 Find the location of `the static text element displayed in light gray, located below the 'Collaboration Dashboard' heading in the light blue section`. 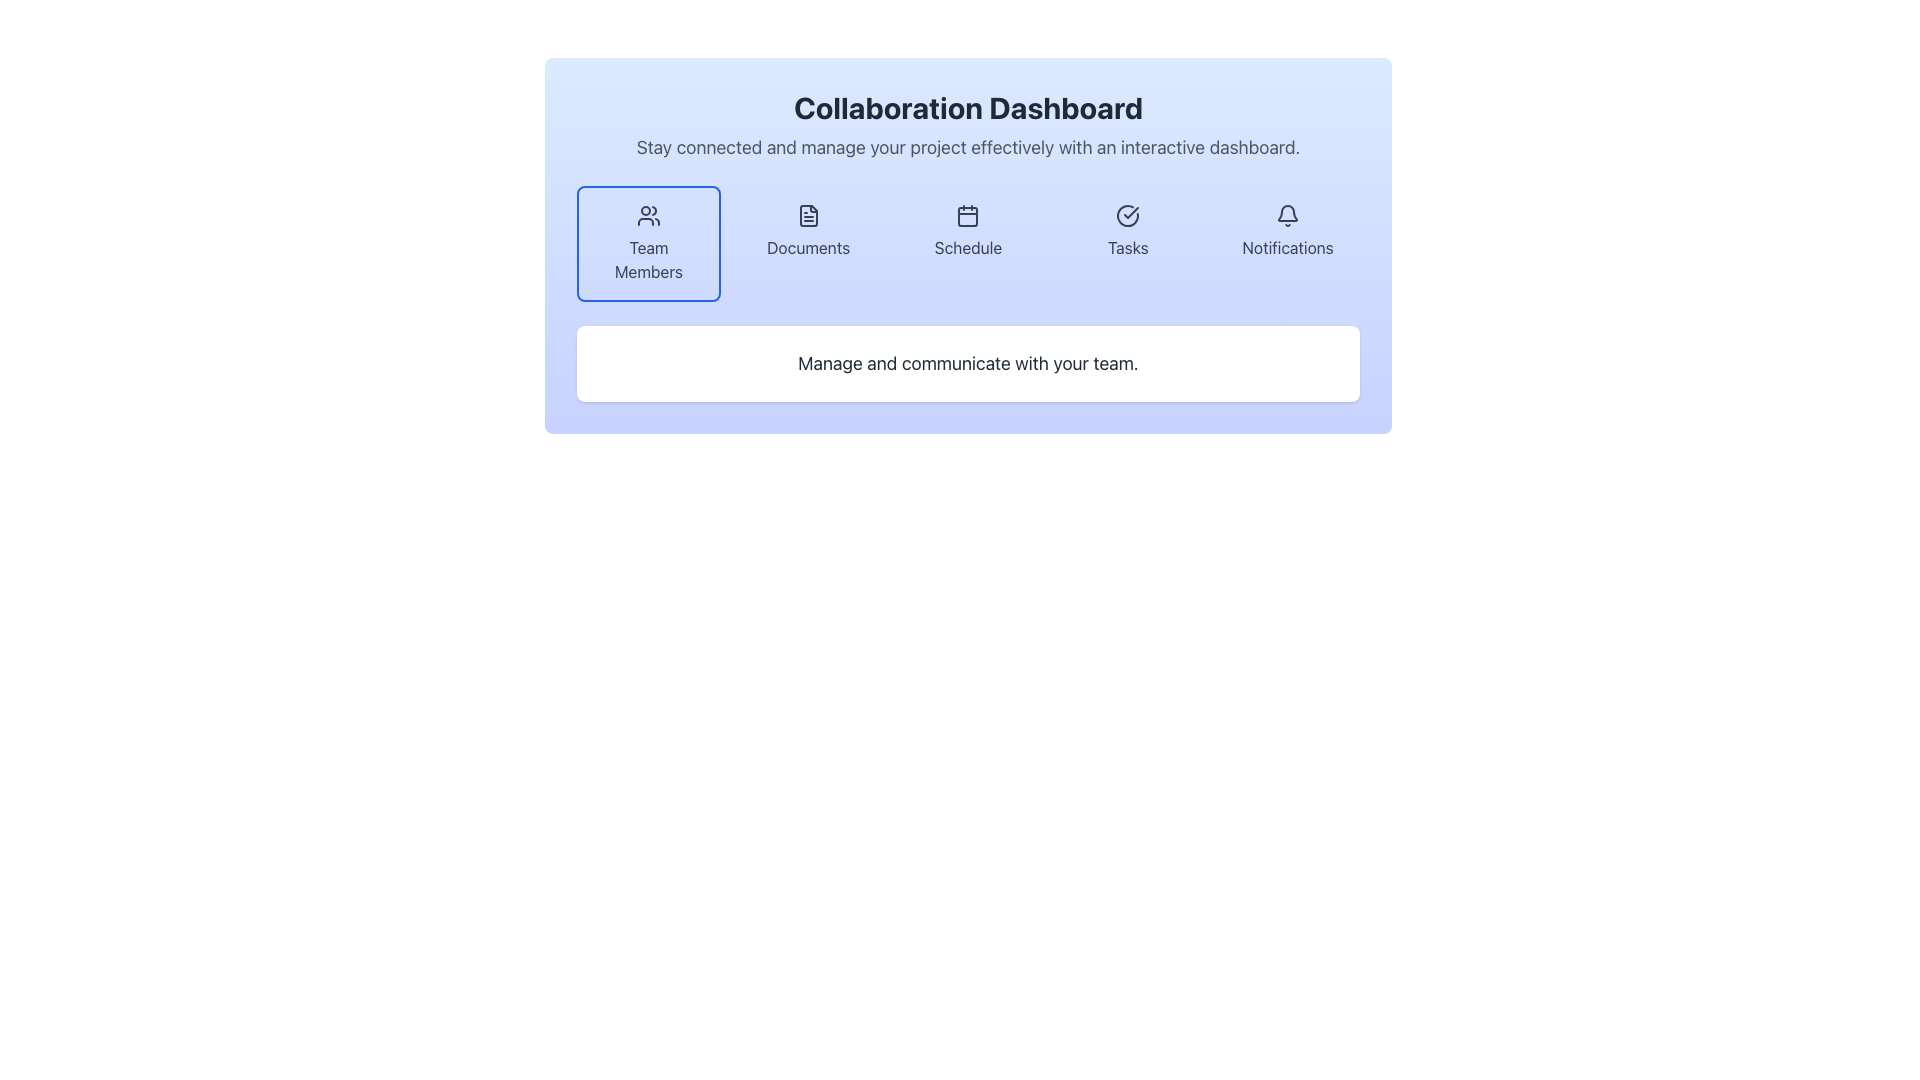

the static text element displayed in light gray, located below the 'Collaboration Dashboard' heading in the light blue section is located at coordinates (968, 146).